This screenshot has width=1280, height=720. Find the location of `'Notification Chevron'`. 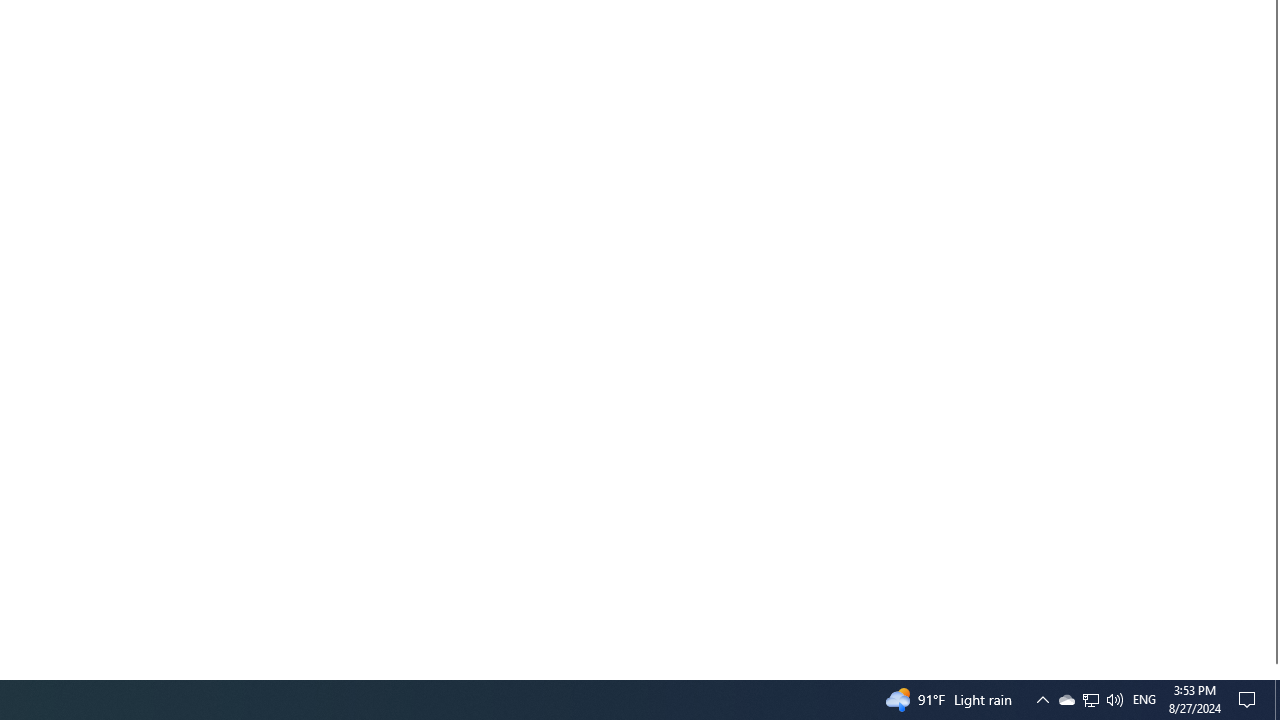

'Notification Chevron' is located at coordinates (1065, 698).